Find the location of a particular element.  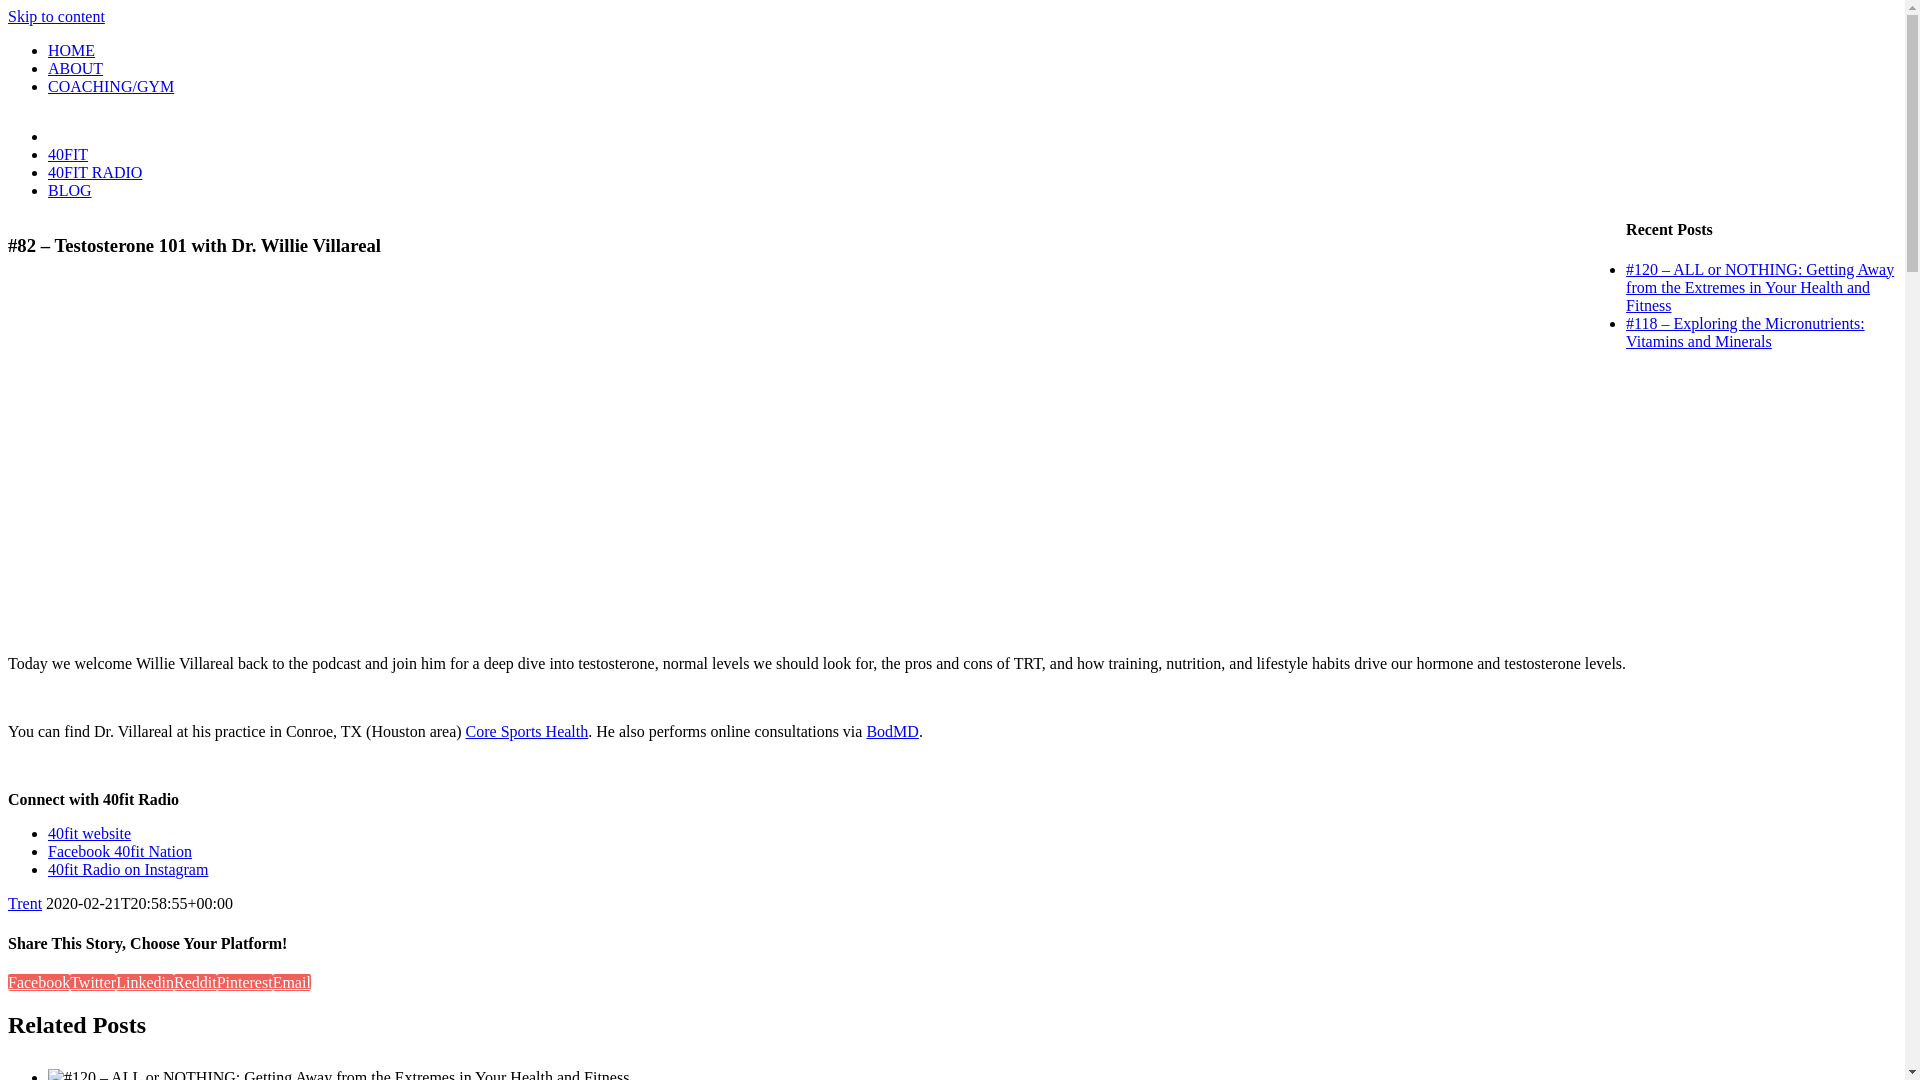

'Core Sports Health' is located at coordinates (527, 731).